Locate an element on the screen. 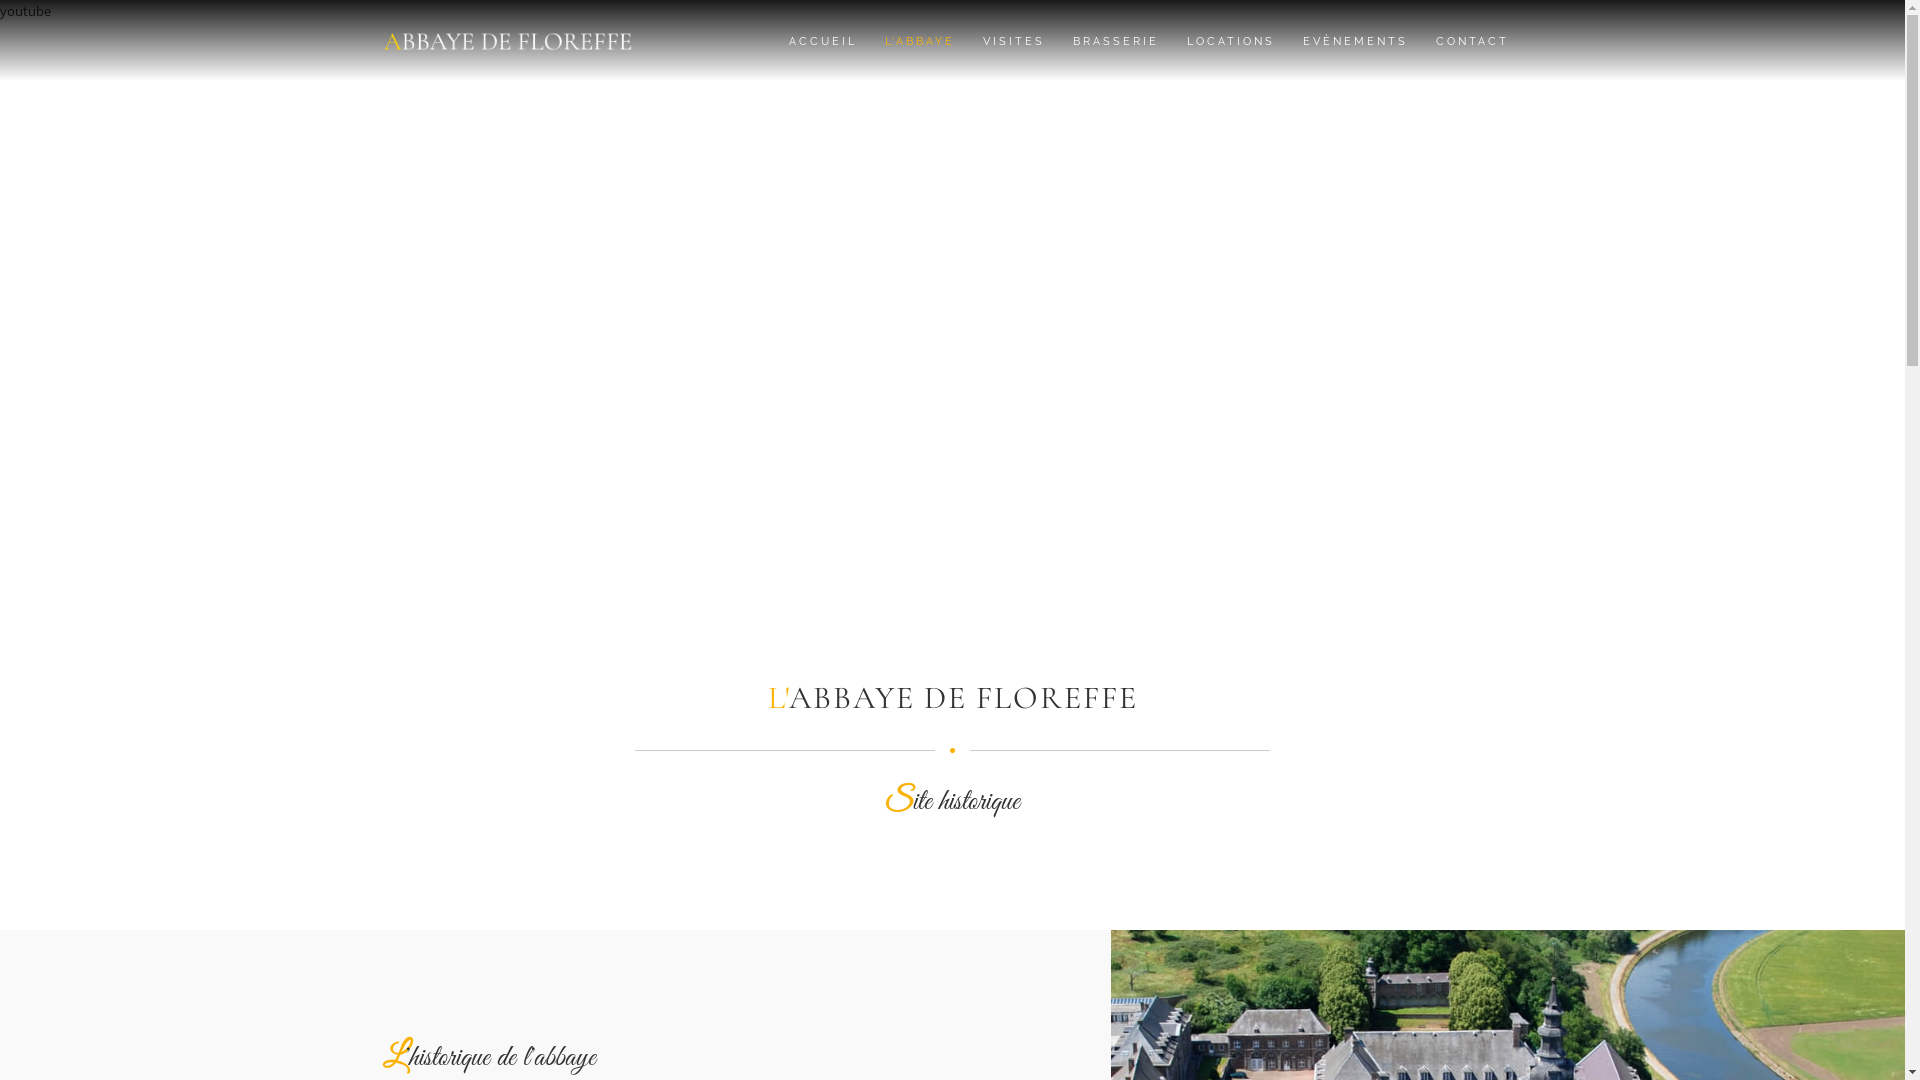 This screenshot has width=1920, height=1080. 'ACCUEIL' is located at coordinates (821, 38).